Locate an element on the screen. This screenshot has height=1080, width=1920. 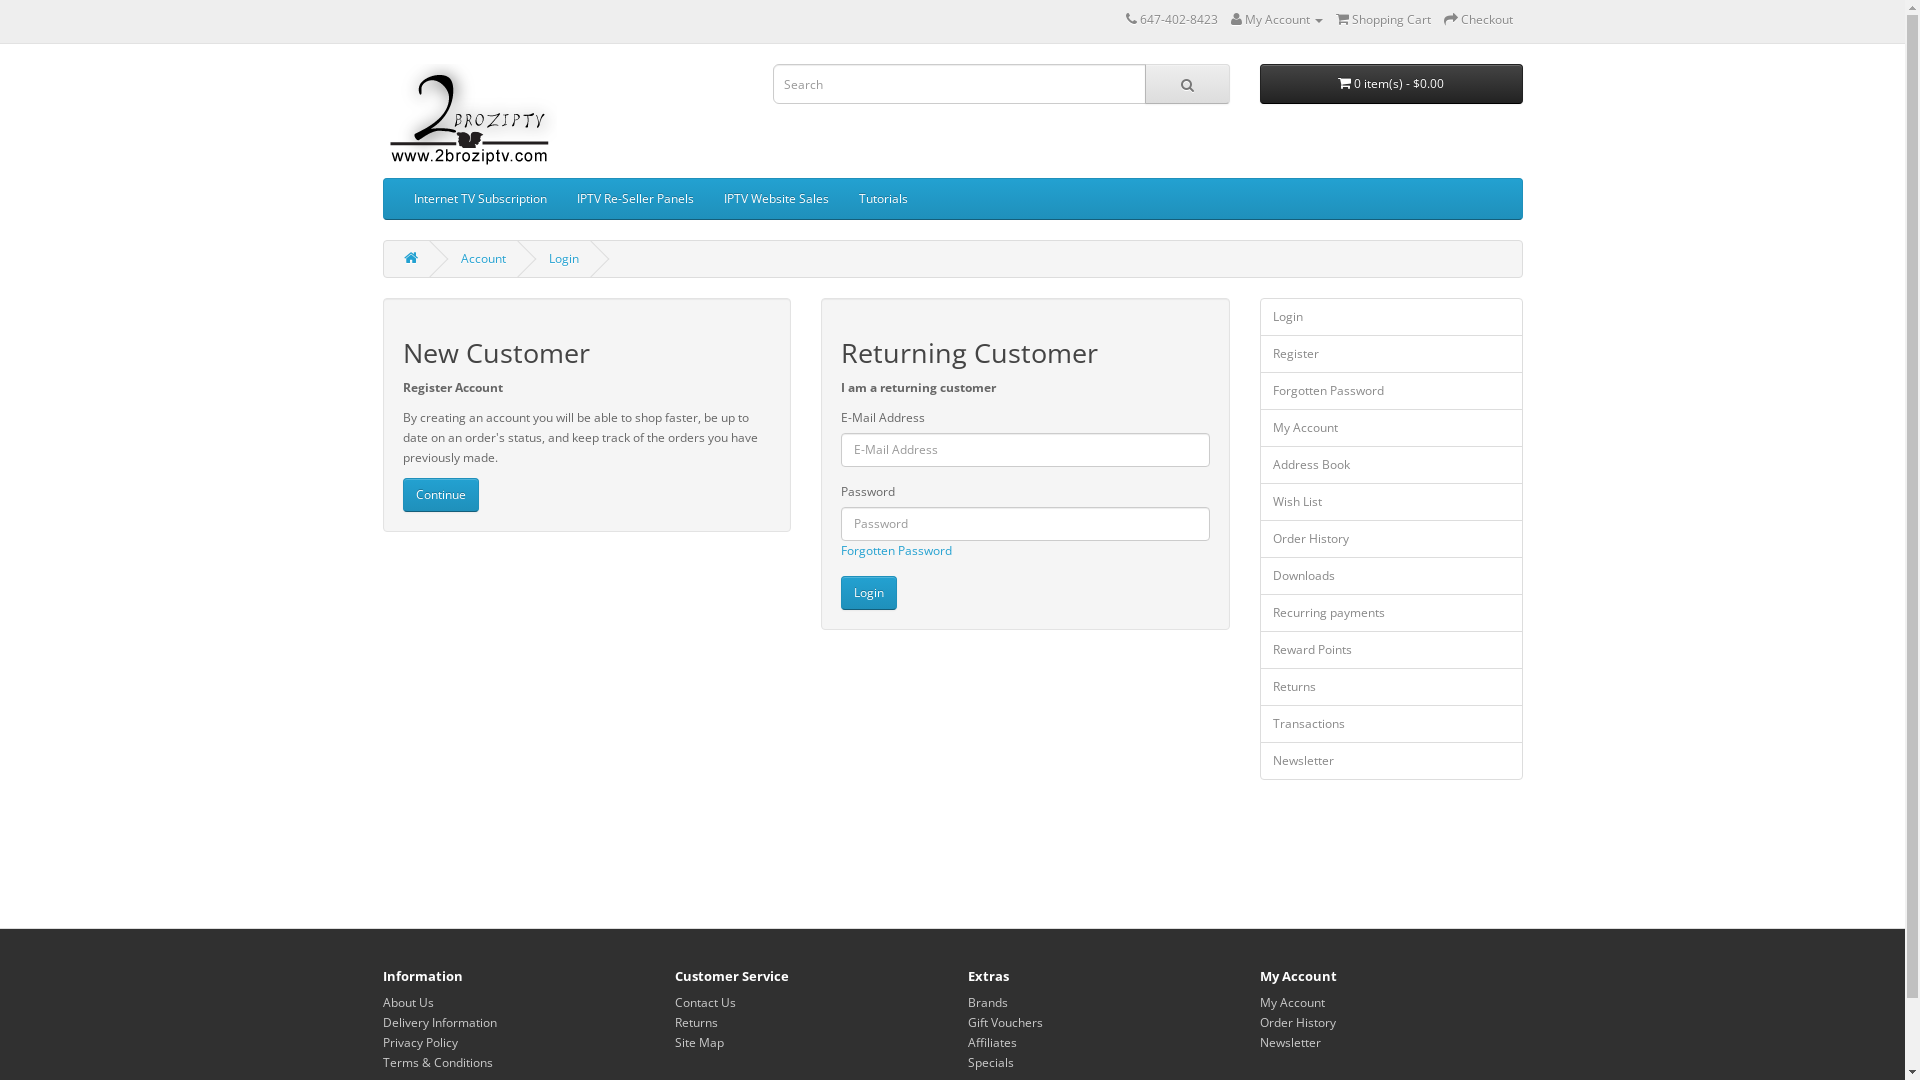
'Account' is located at coordinates (482, 257).